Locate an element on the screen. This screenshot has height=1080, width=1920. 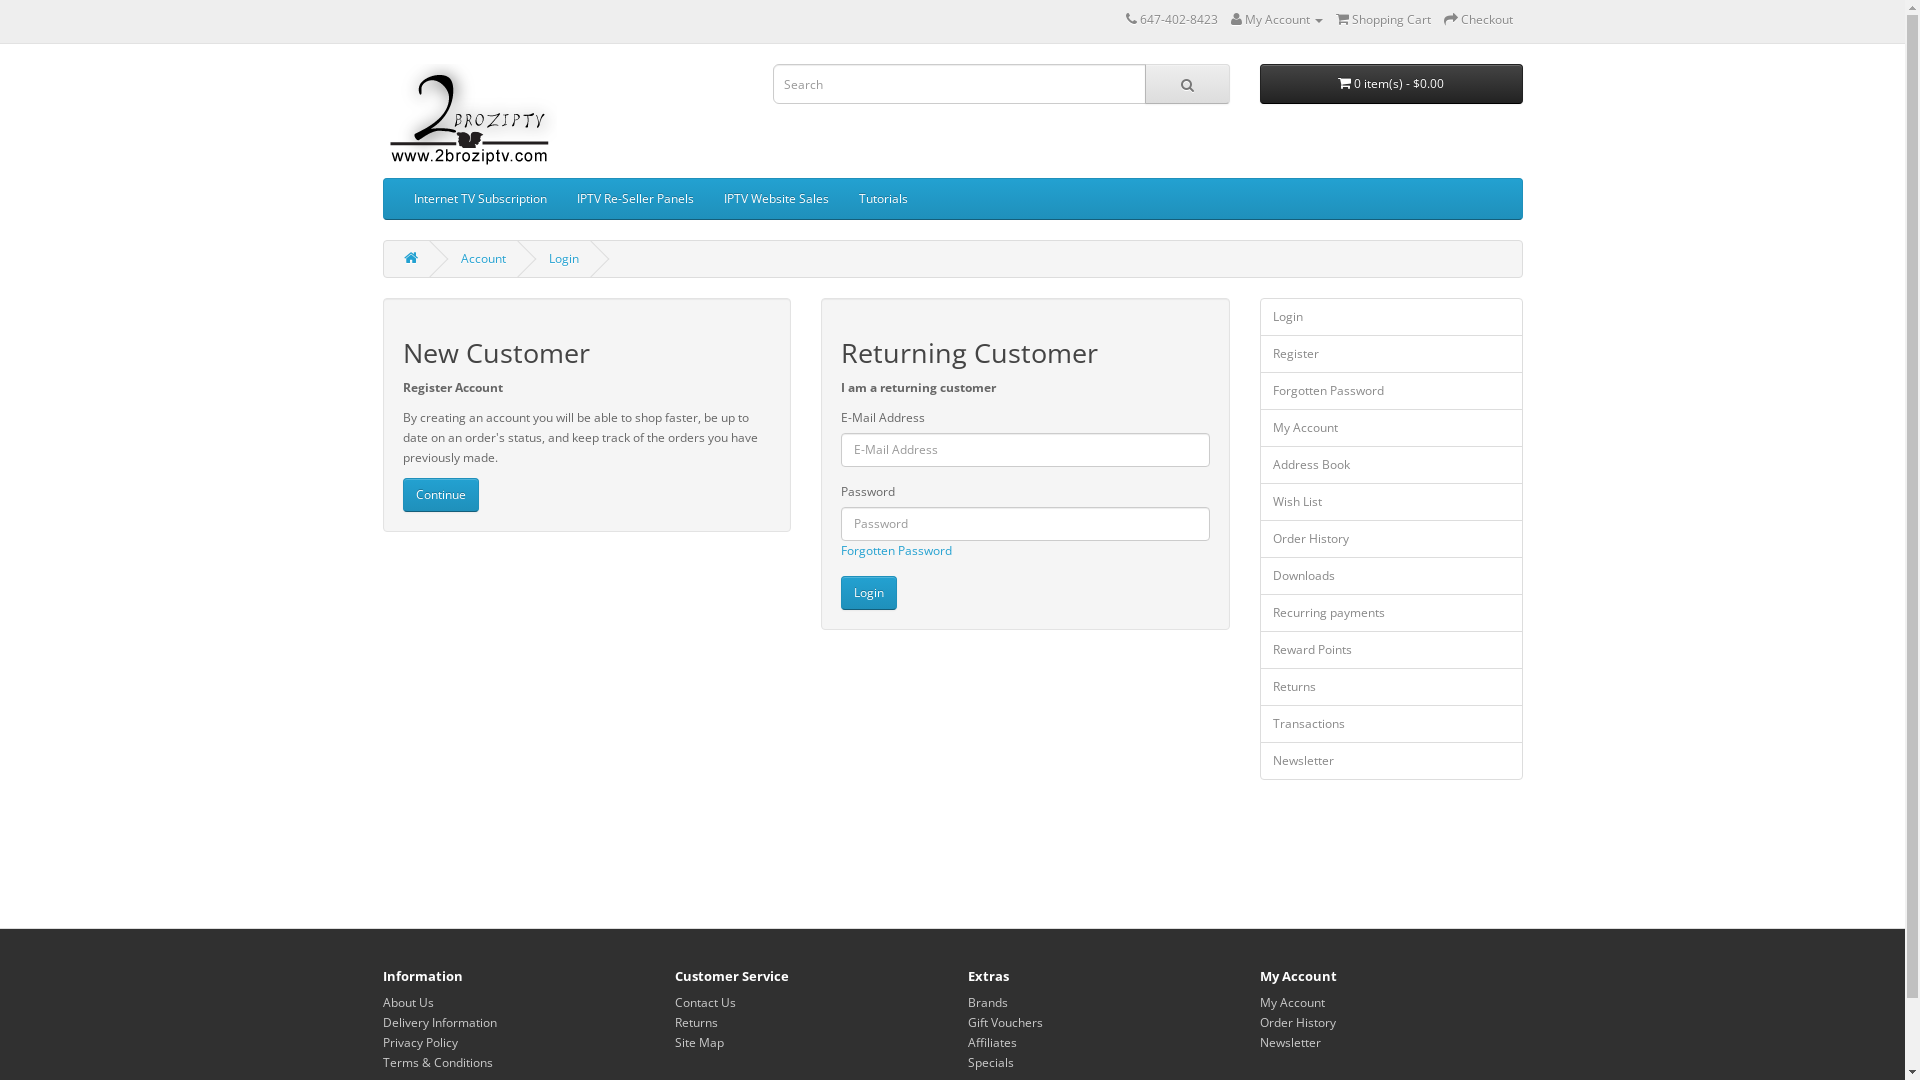
'Account' is located at coordinates (482, 257).